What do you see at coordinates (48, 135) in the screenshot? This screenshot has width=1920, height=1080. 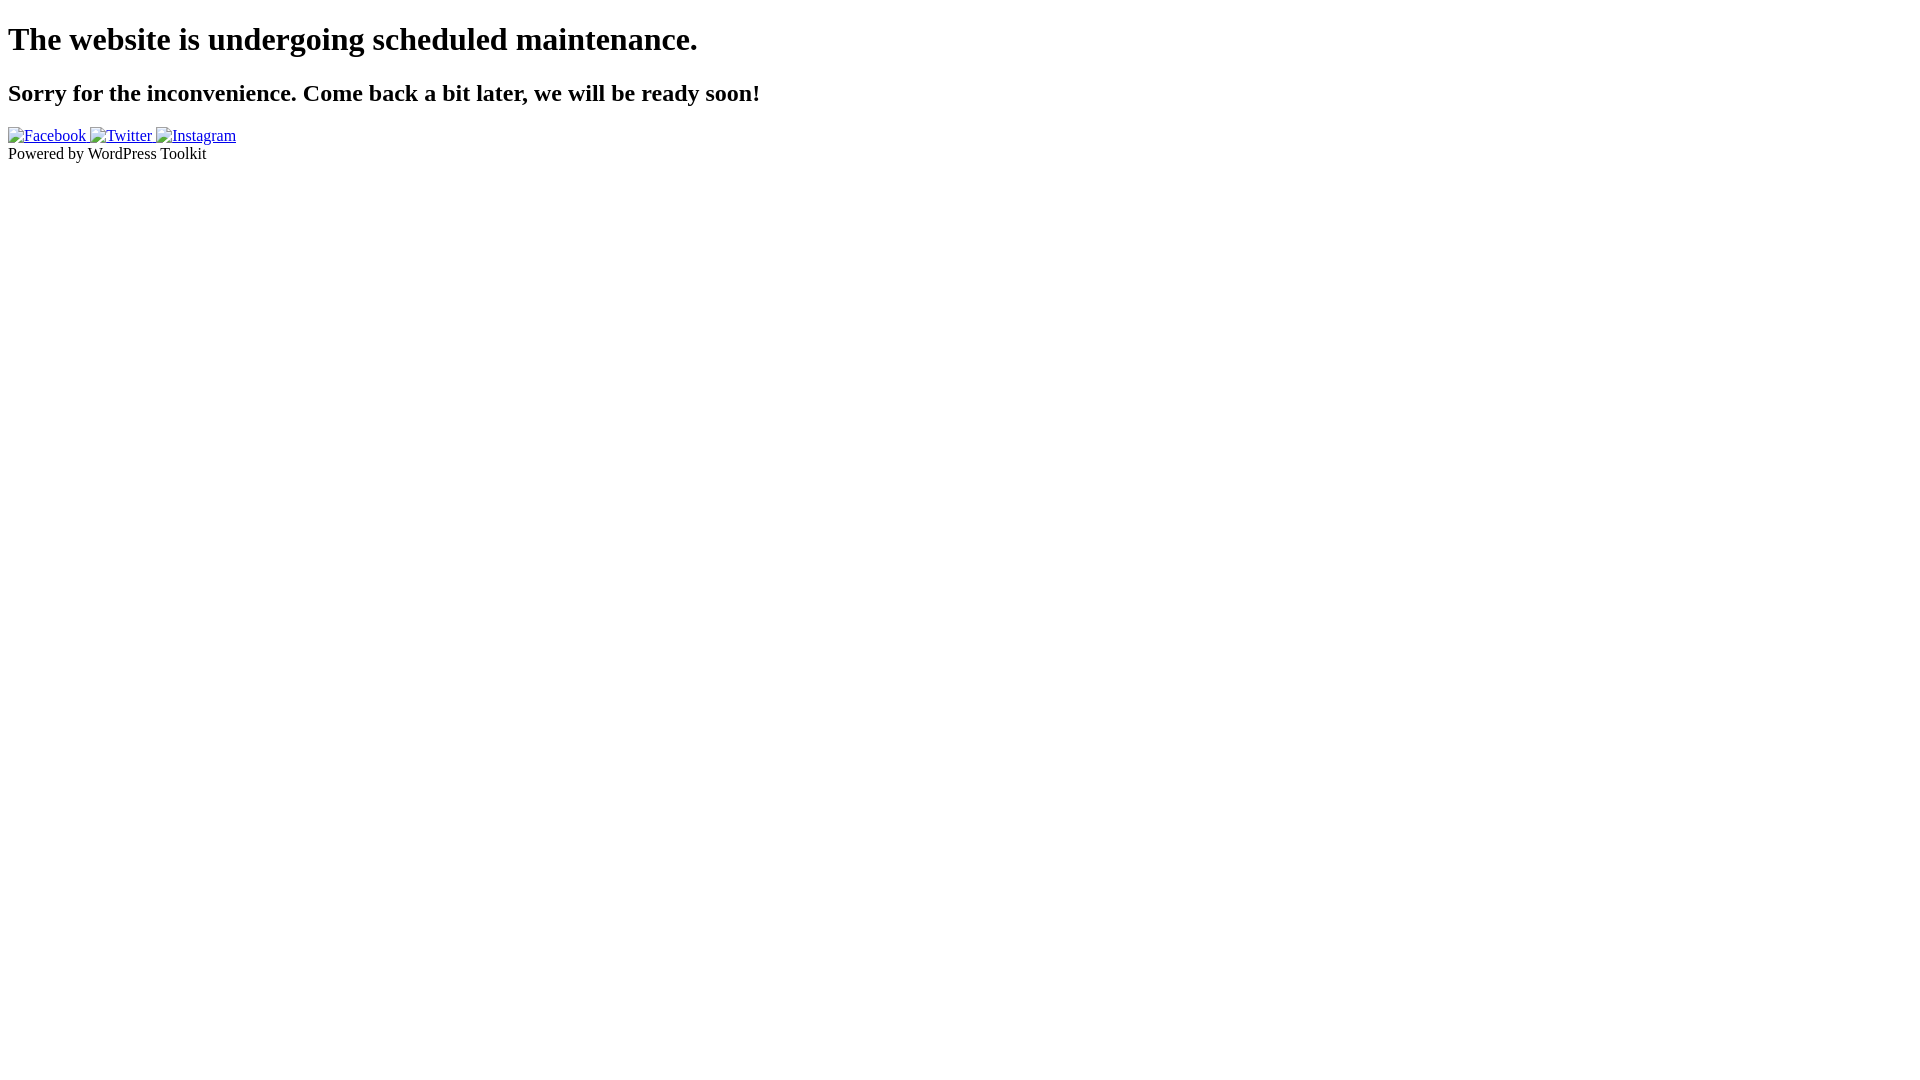 I see `'Facebook'` at bounding box center [48, 135].